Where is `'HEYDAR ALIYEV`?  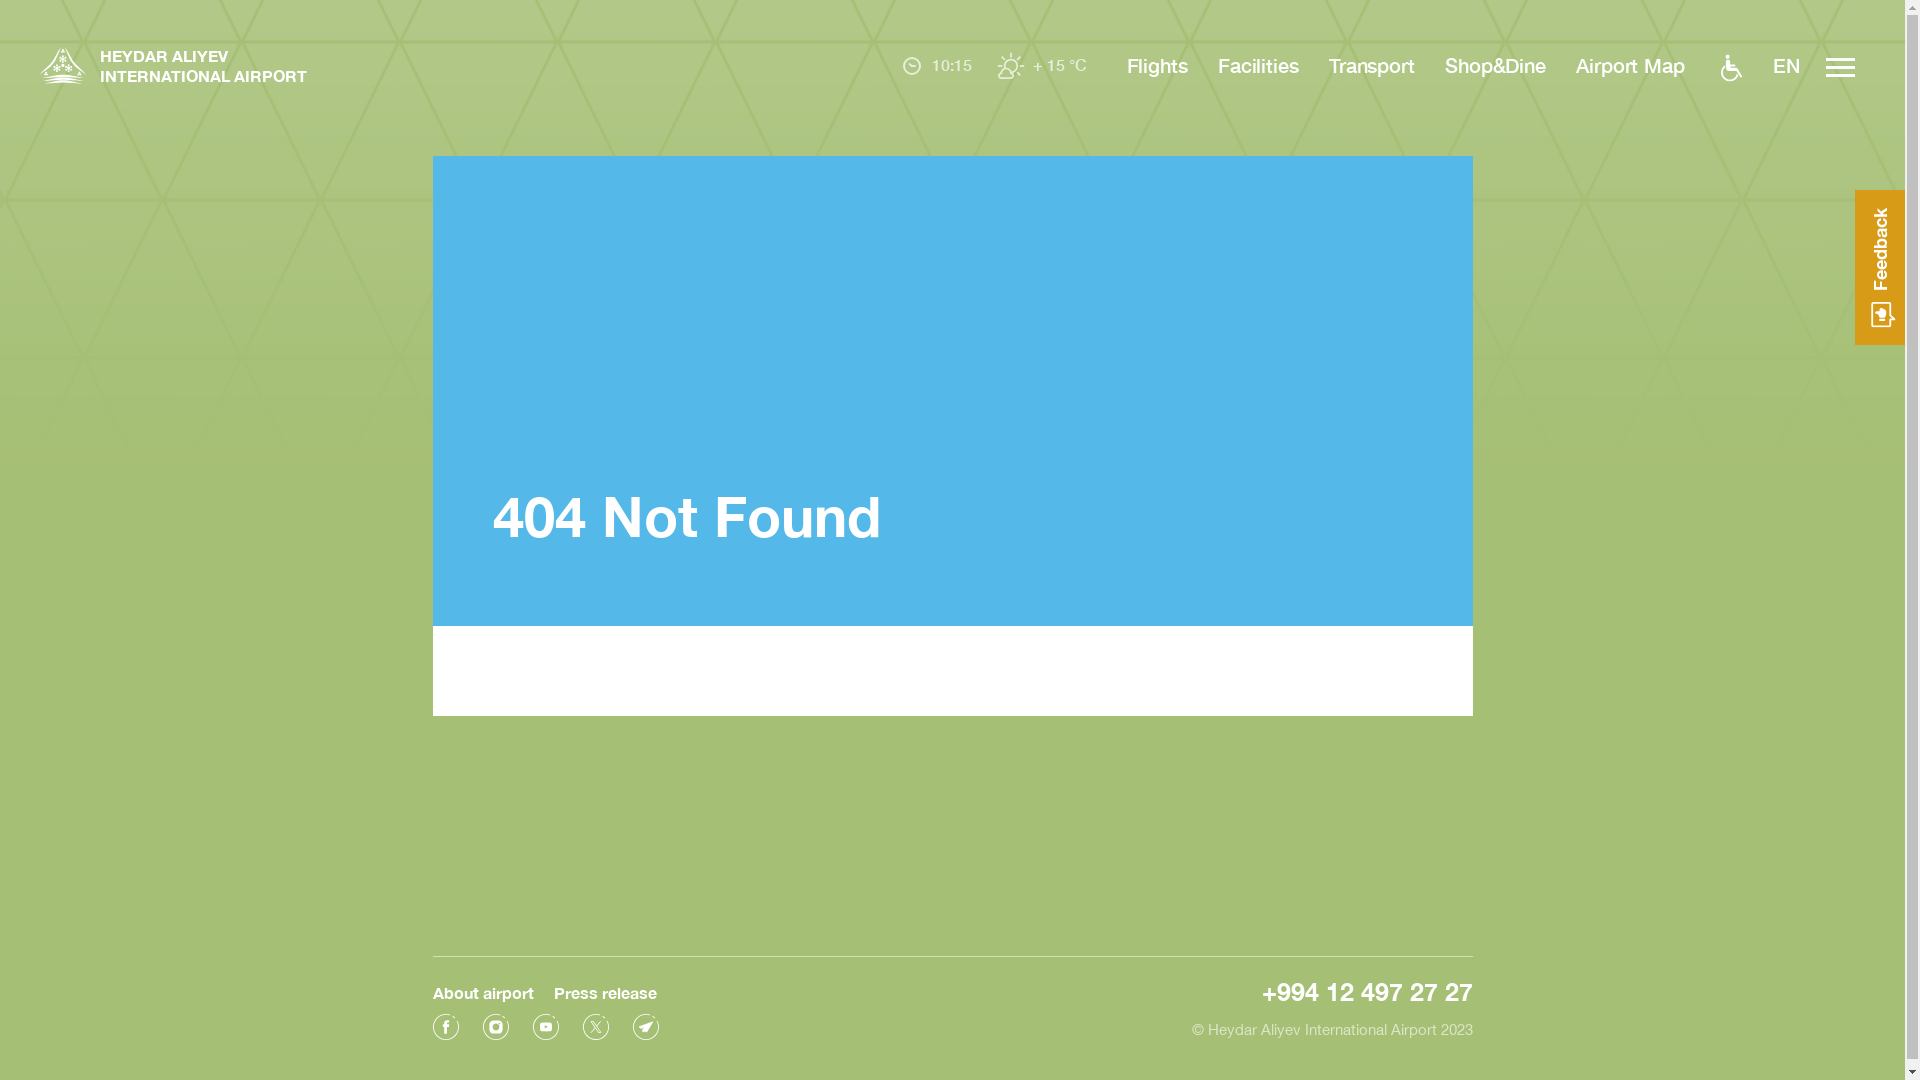 'HEYDAR ALIYEV is located at coordinates (173, 67).